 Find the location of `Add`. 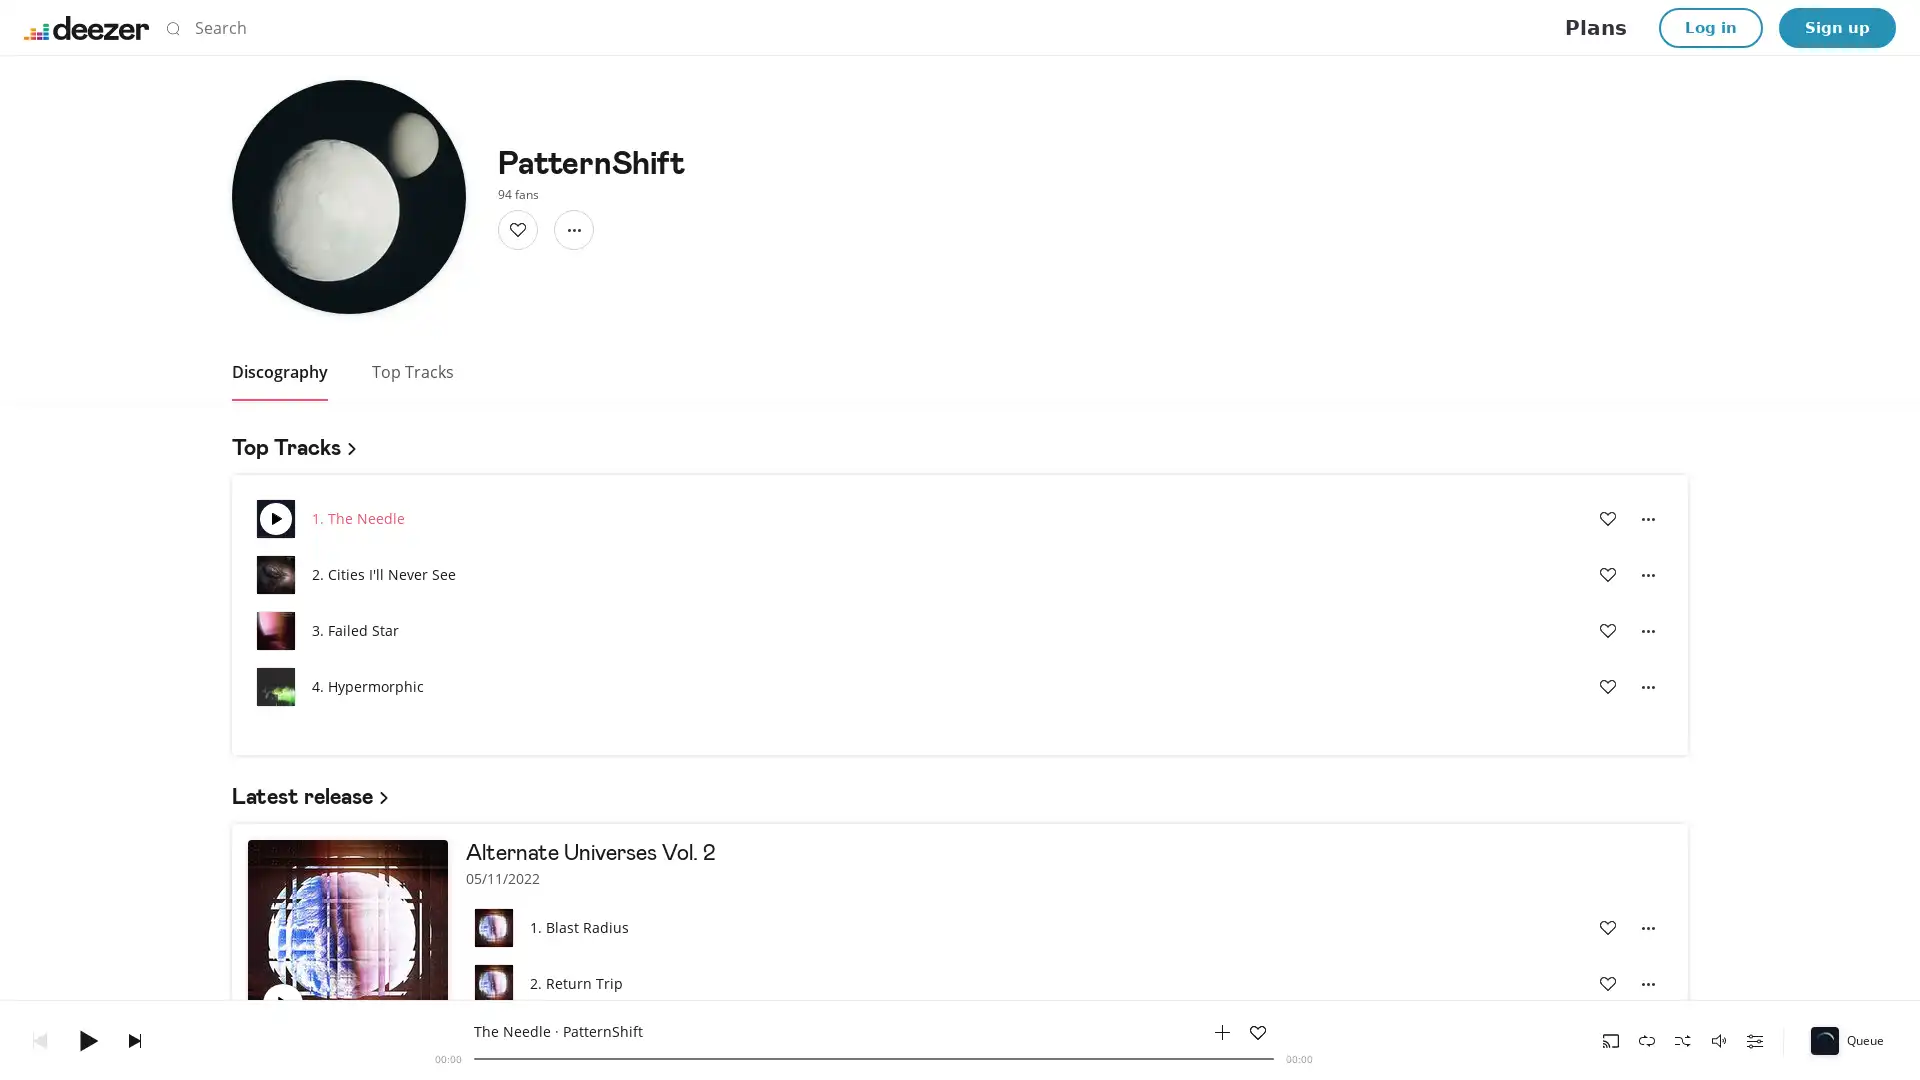

Add is located at coordinates (518, 229).